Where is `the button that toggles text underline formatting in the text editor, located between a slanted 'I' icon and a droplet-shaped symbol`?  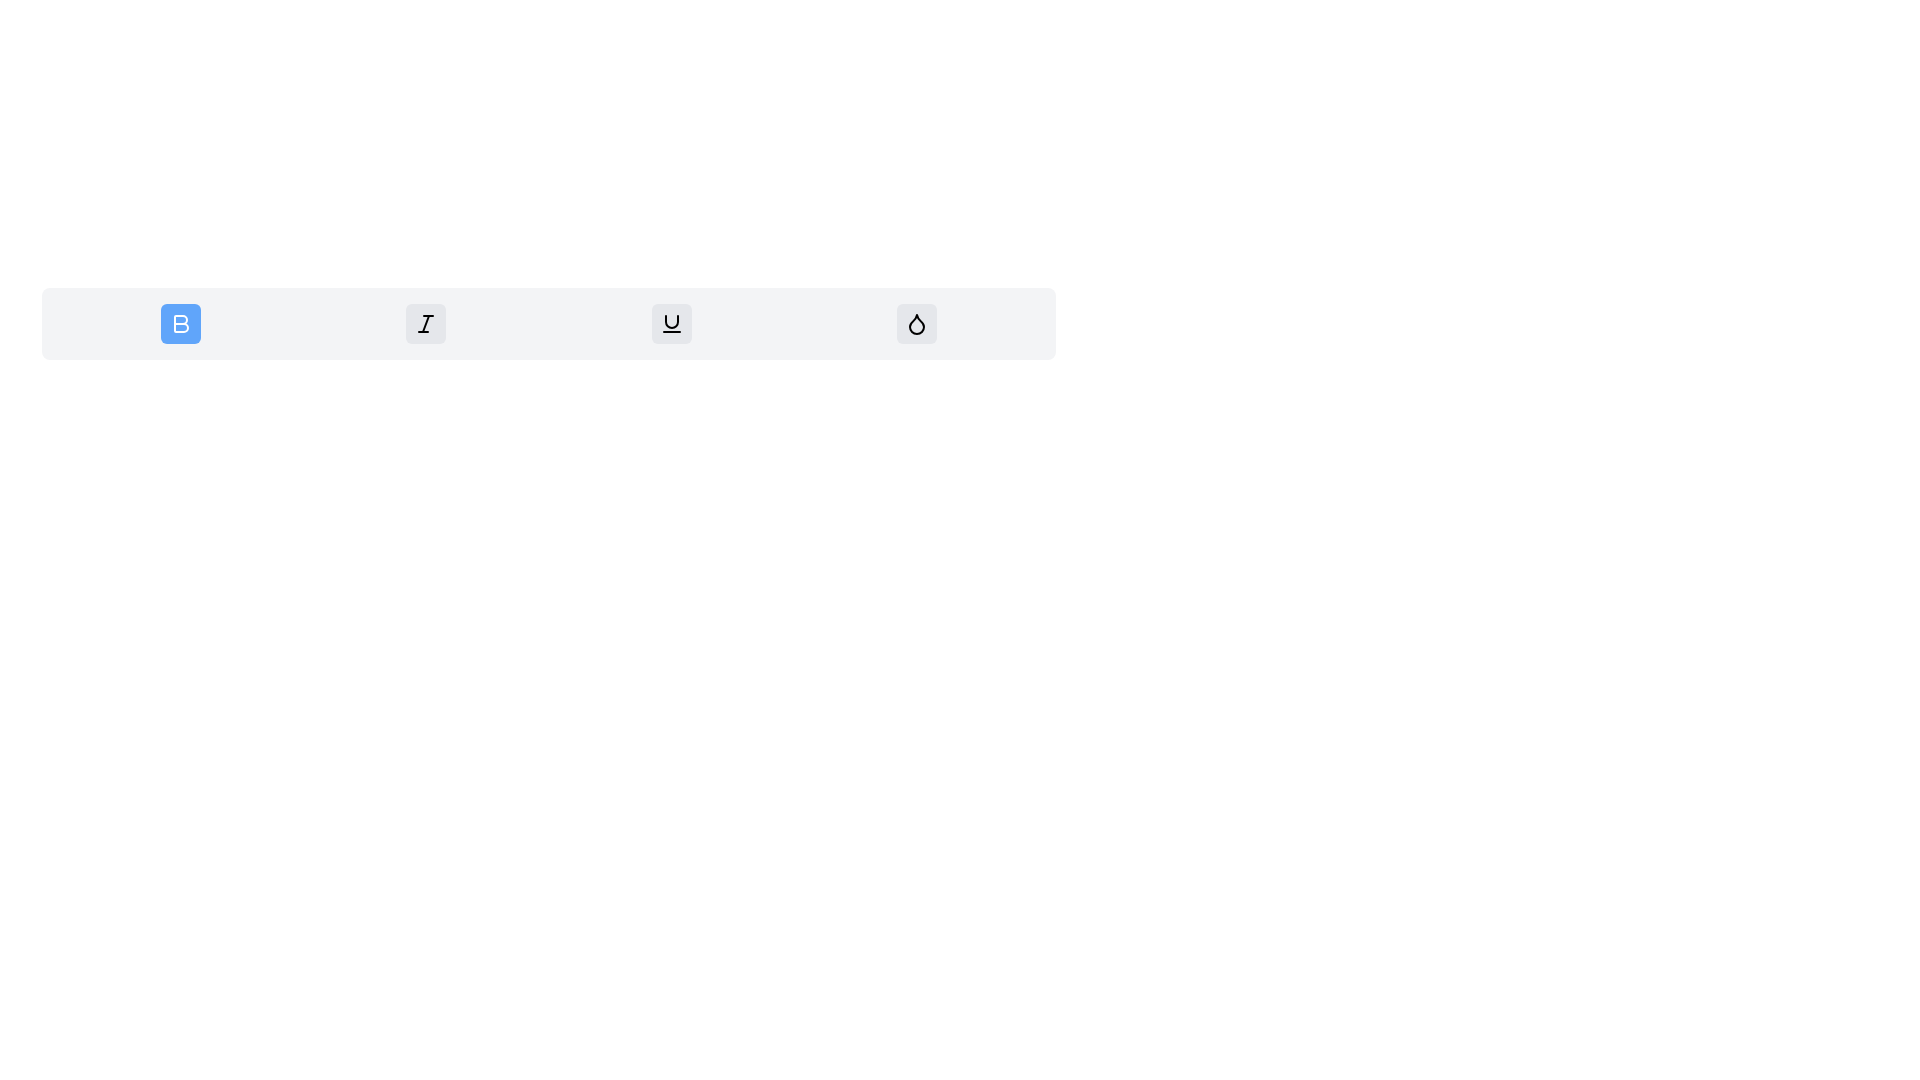 the button that toggles text underline formatting in the text editor, located between a slanted 'I' icon and a droplet-shaped symbol is located at coordinates (671, 323).